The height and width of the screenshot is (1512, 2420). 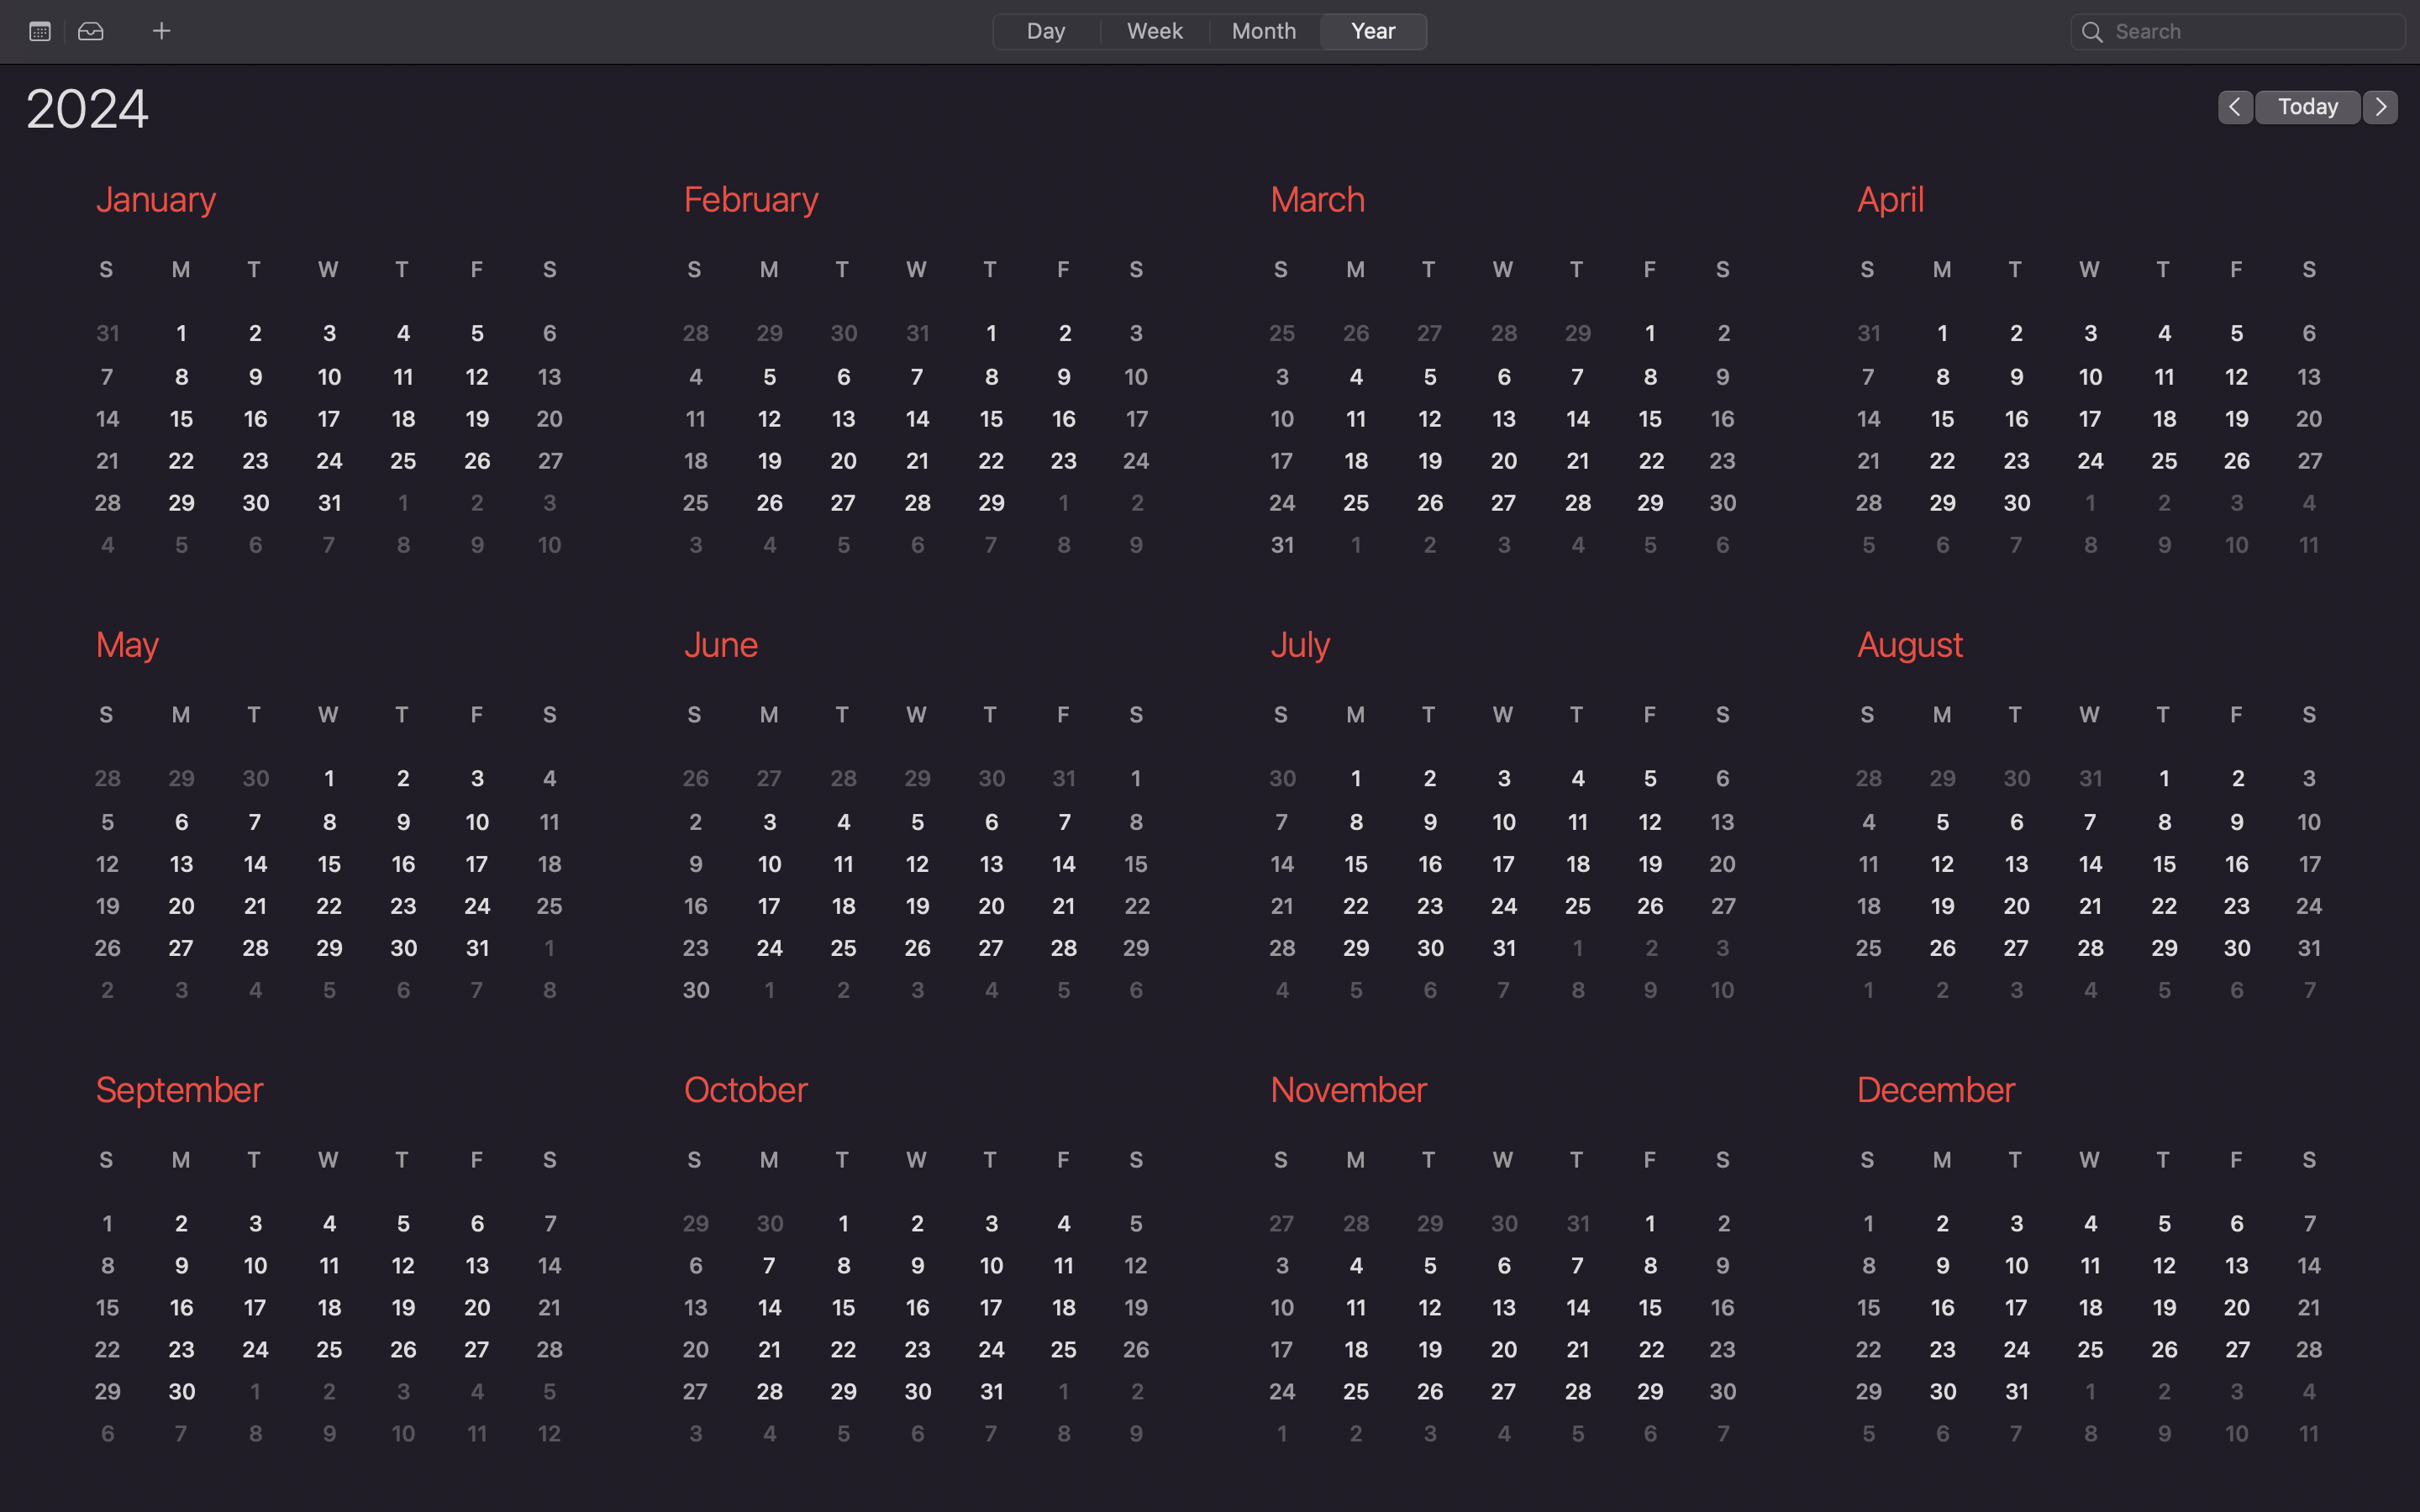 I want to click on the calendar for the month of October, so click(x=913, y=1267).